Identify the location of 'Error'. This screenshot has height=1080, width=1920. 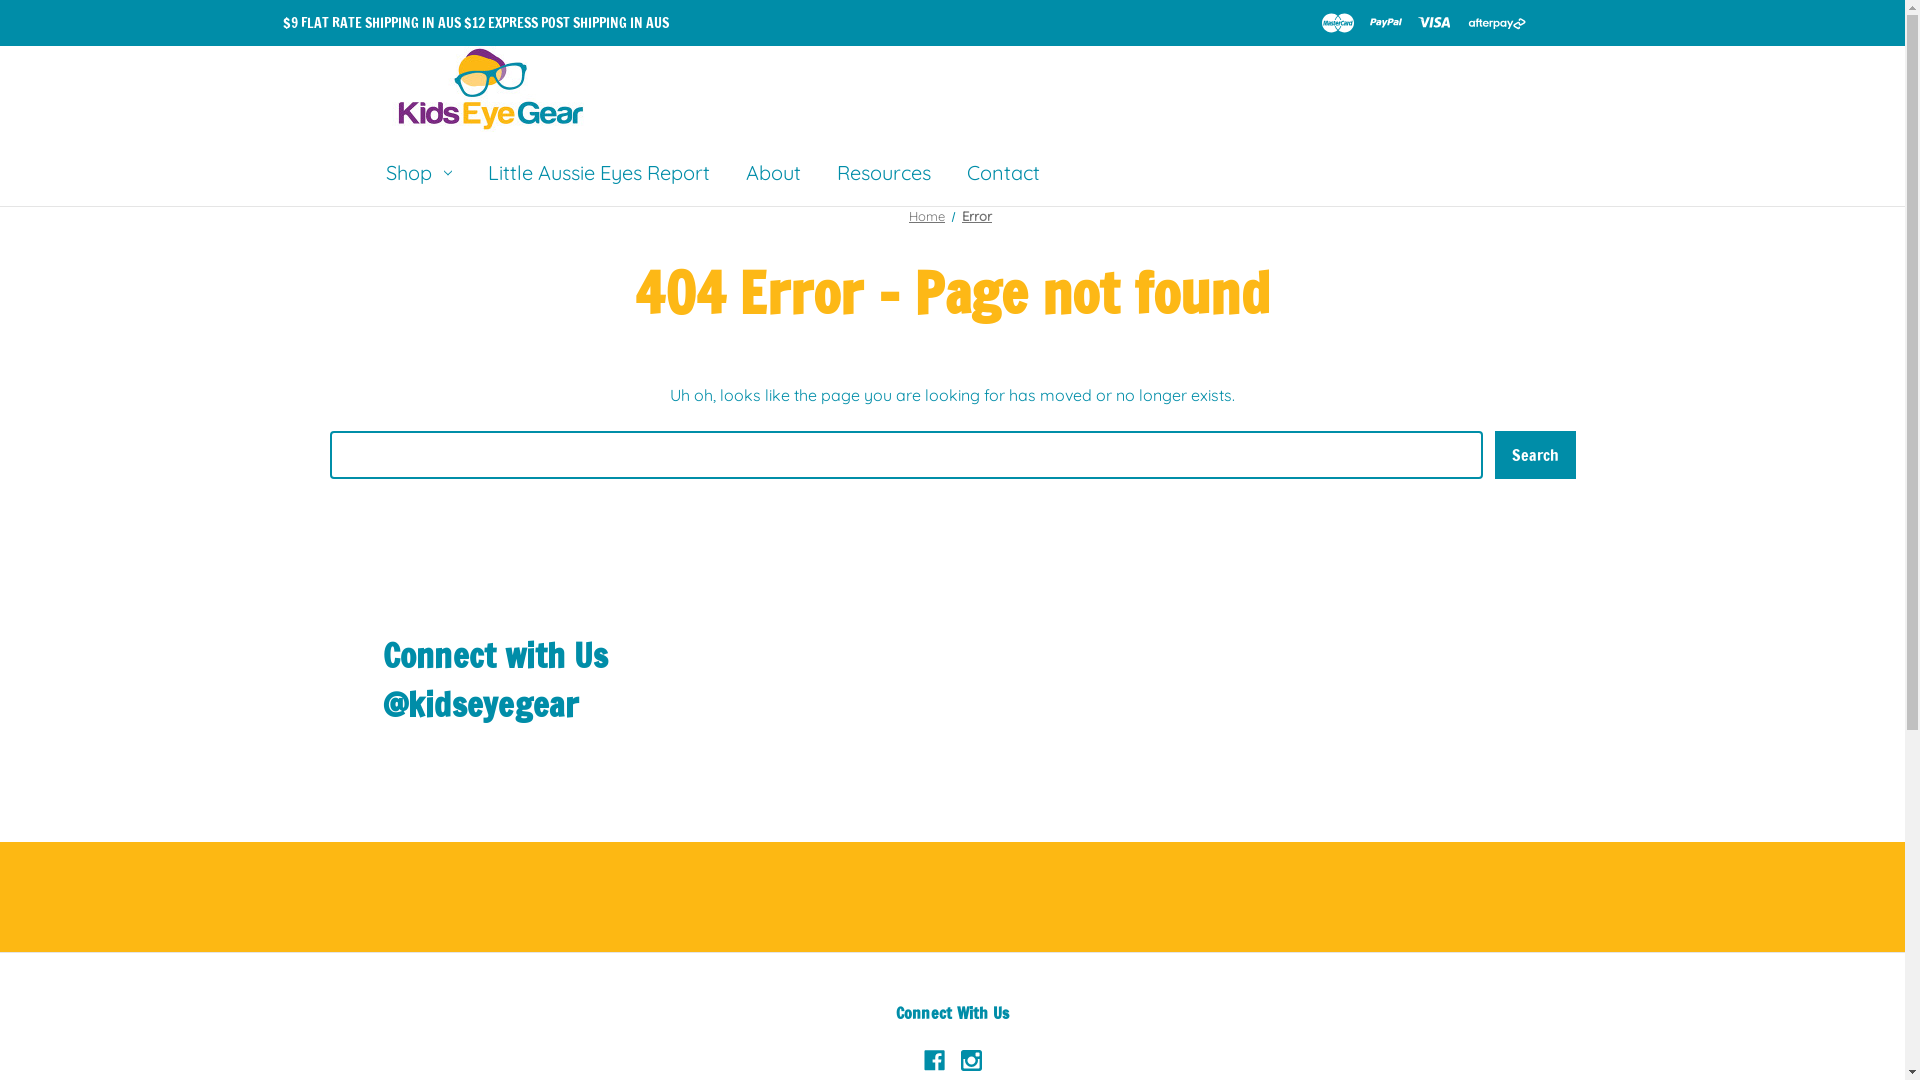
(977, 216).